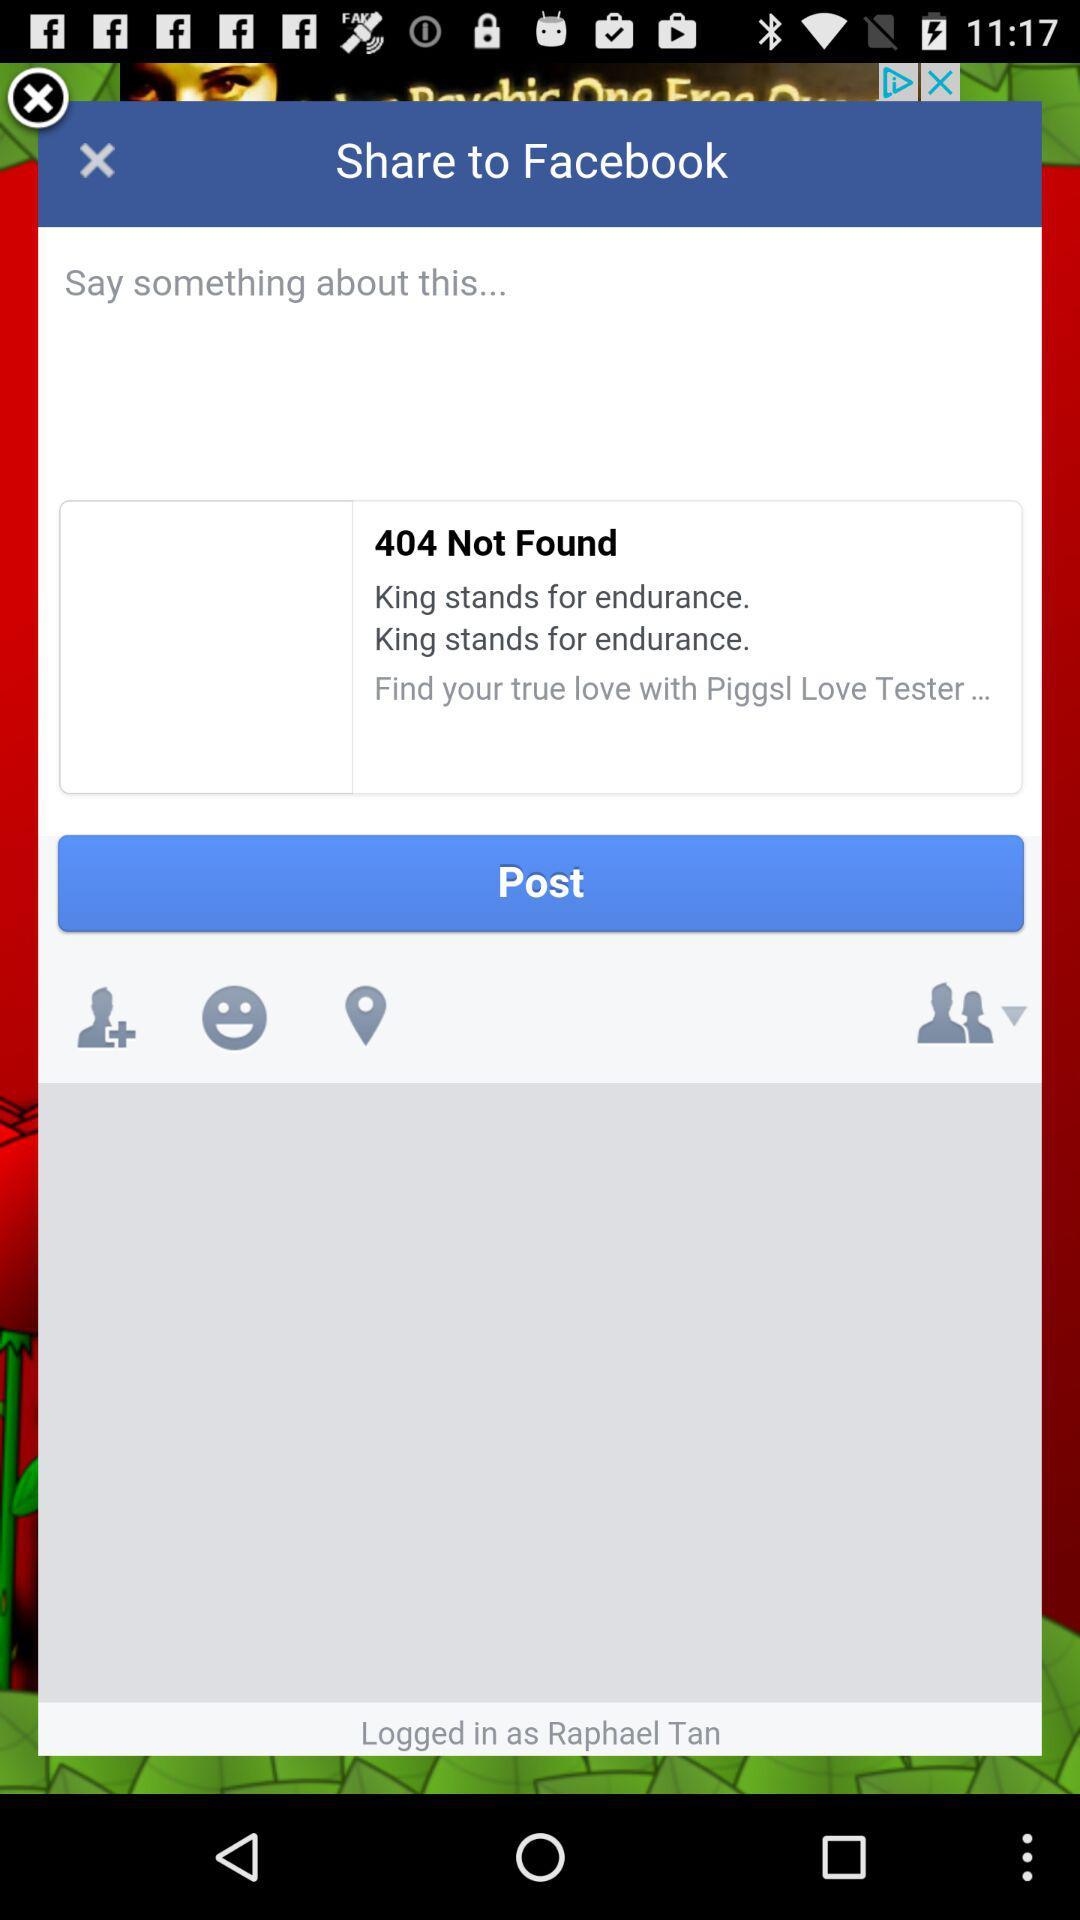  What do you see at coordinates (38, 107) in the screenshot?
I see `the close icon` at bounding box center [38, 107].